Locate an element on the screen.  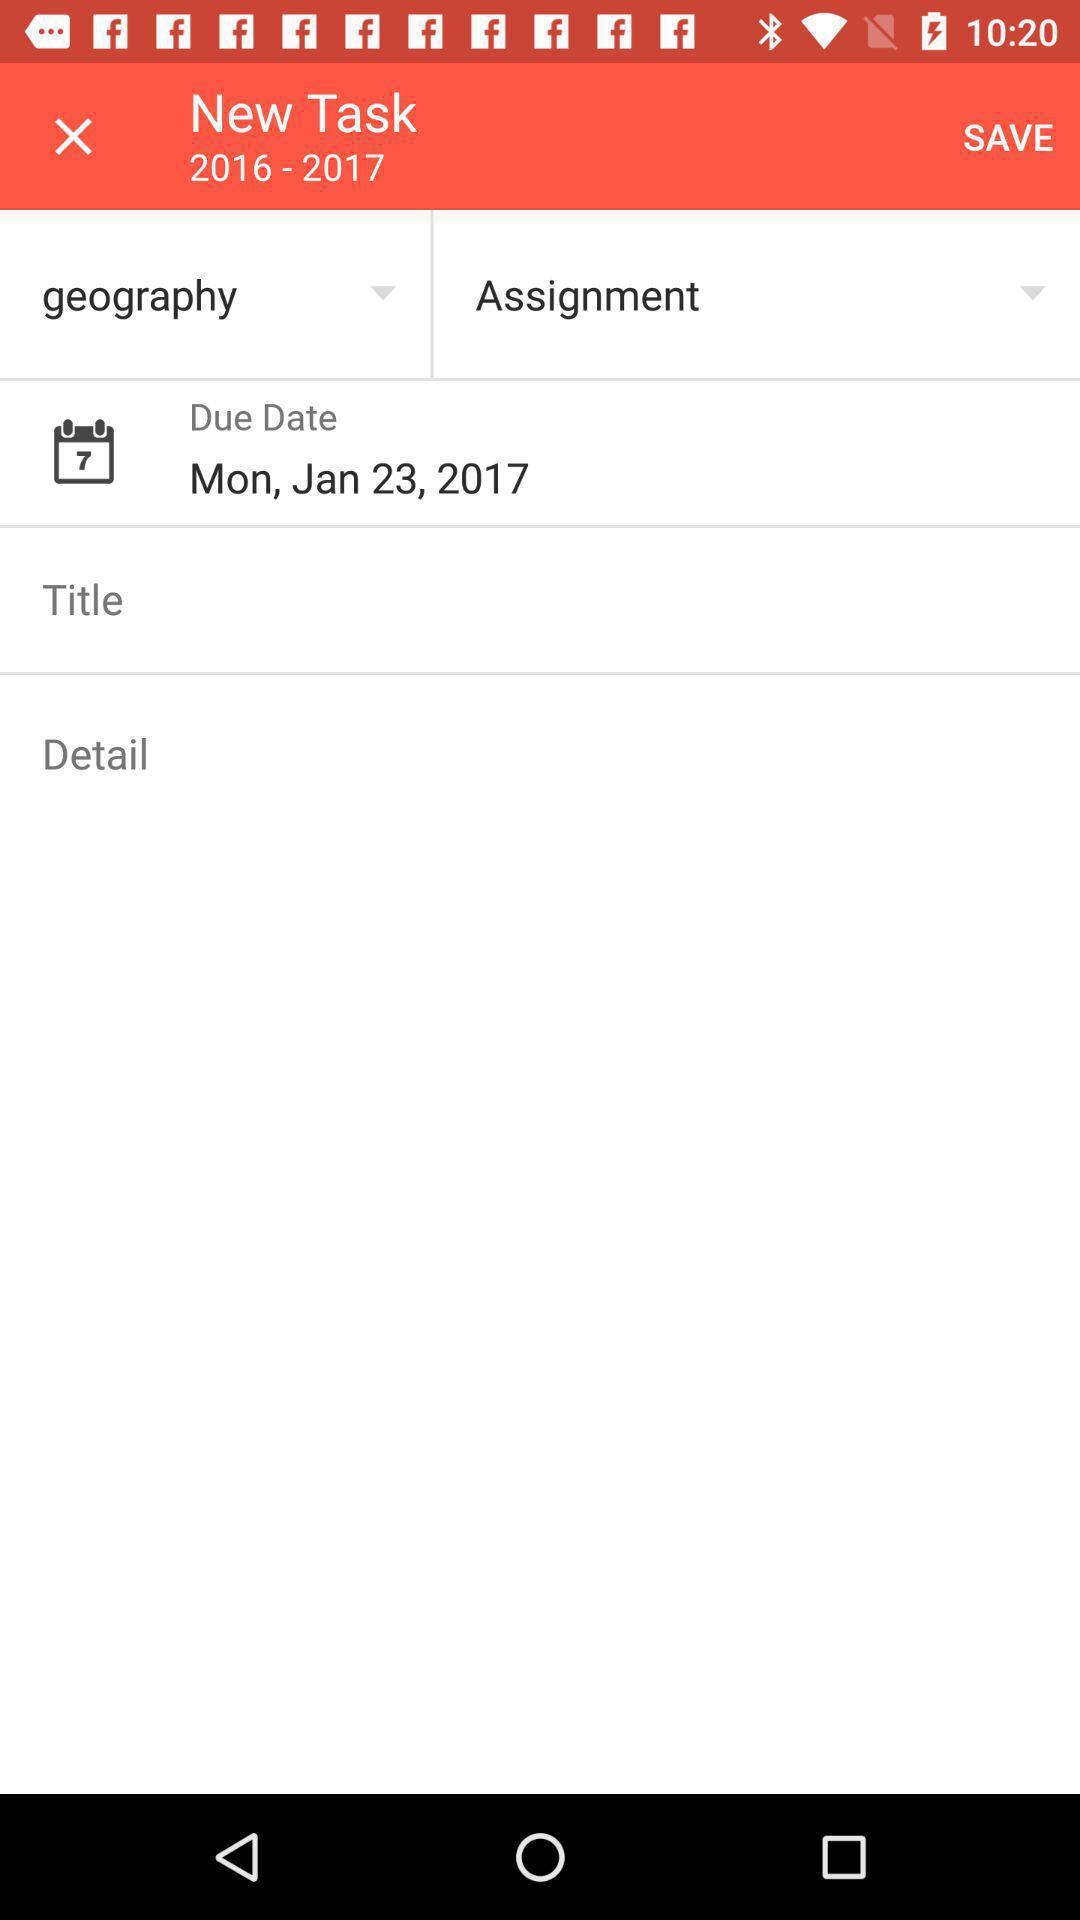
title is located at coordinates (540, 597).